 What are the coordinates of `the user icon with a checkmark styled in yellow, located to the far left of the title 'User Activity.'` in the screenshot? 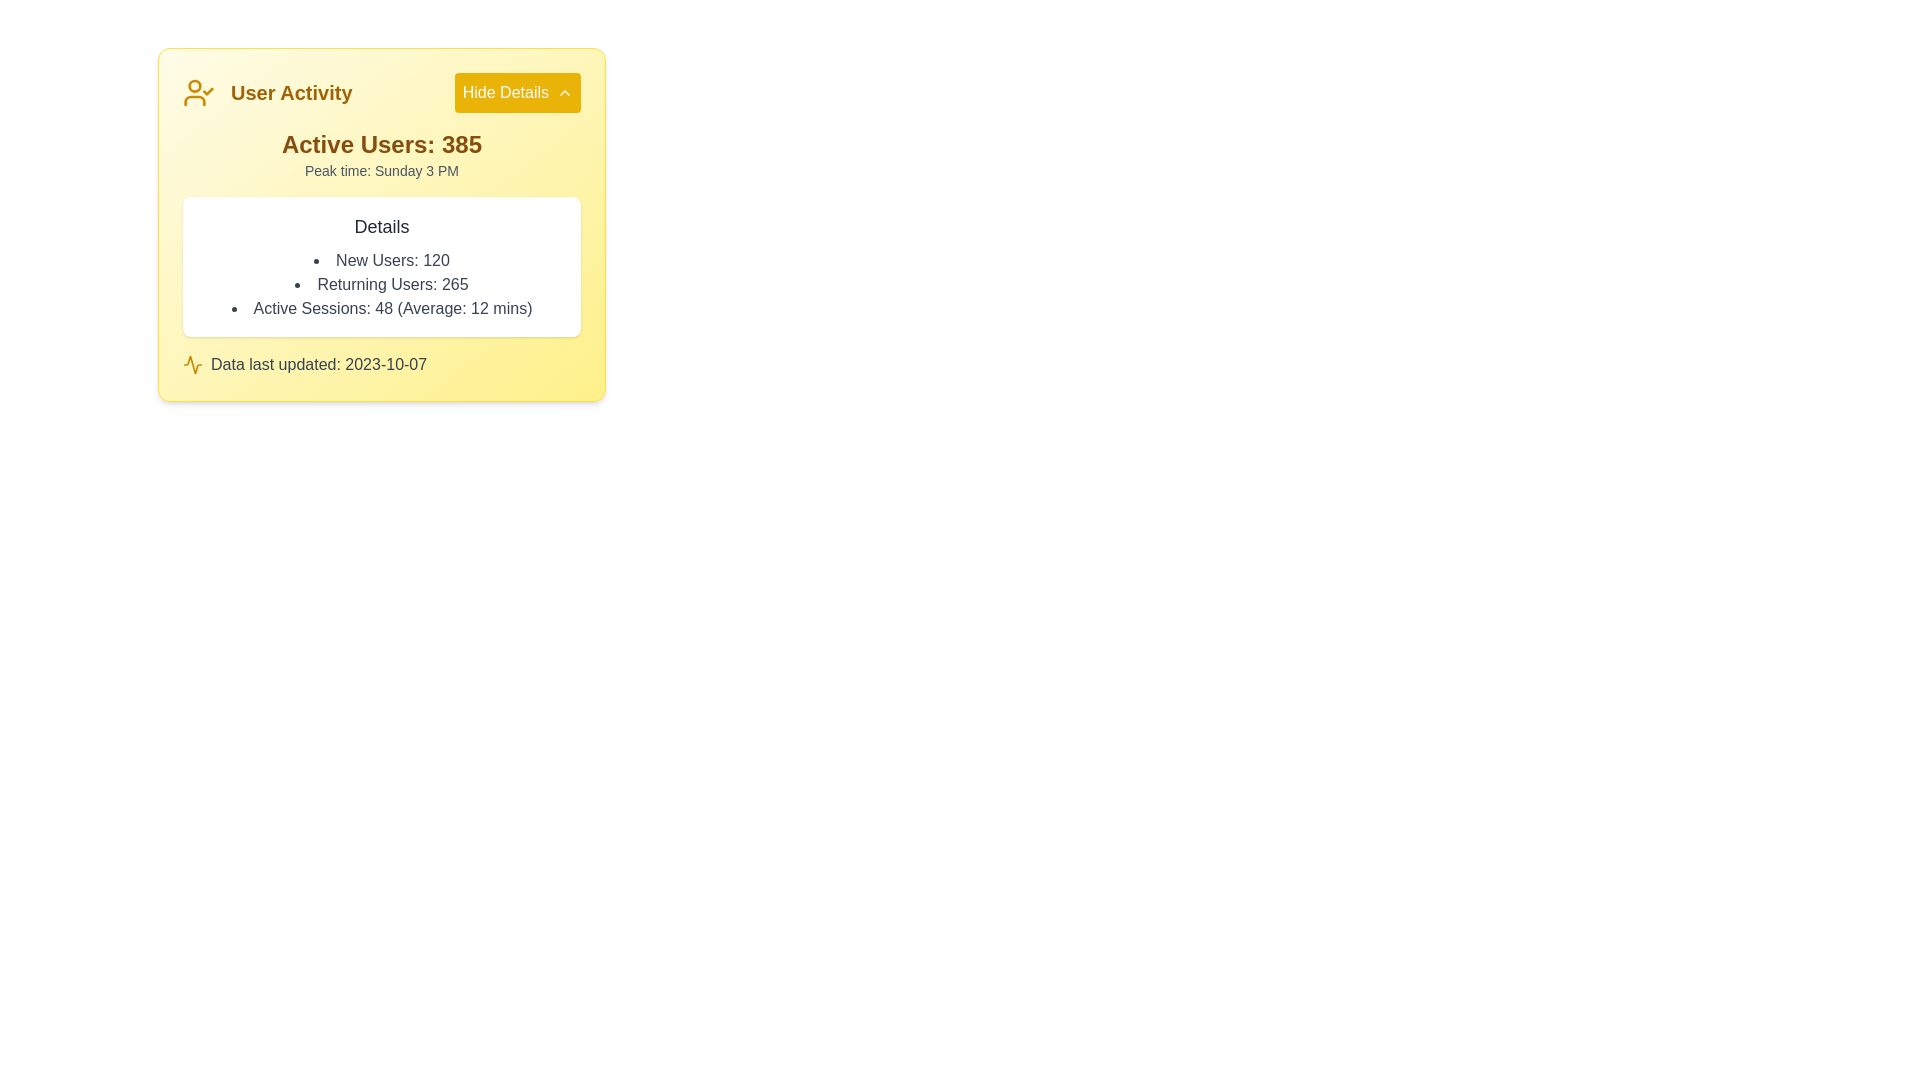 It's located at (198, 92).